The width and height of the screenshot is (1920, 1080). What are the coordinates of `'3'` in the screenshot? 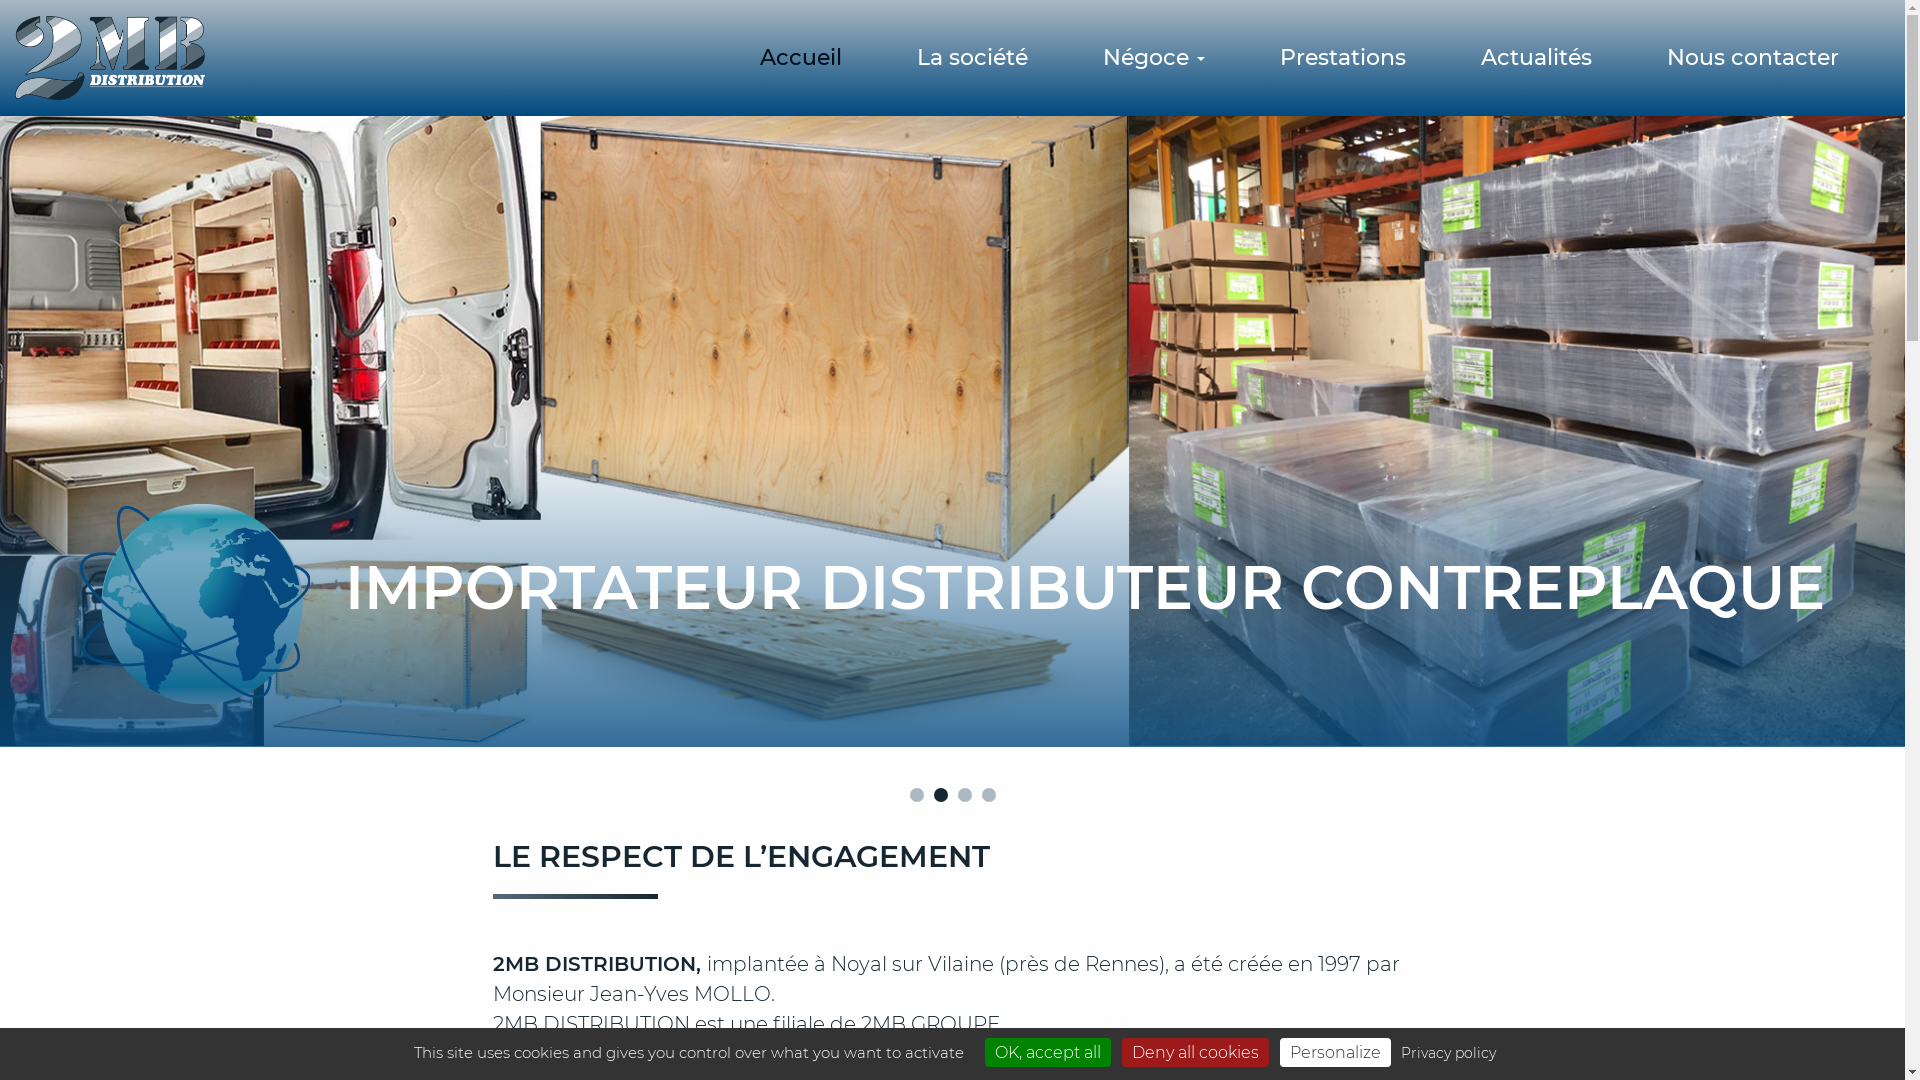 It's located at (964, 793).